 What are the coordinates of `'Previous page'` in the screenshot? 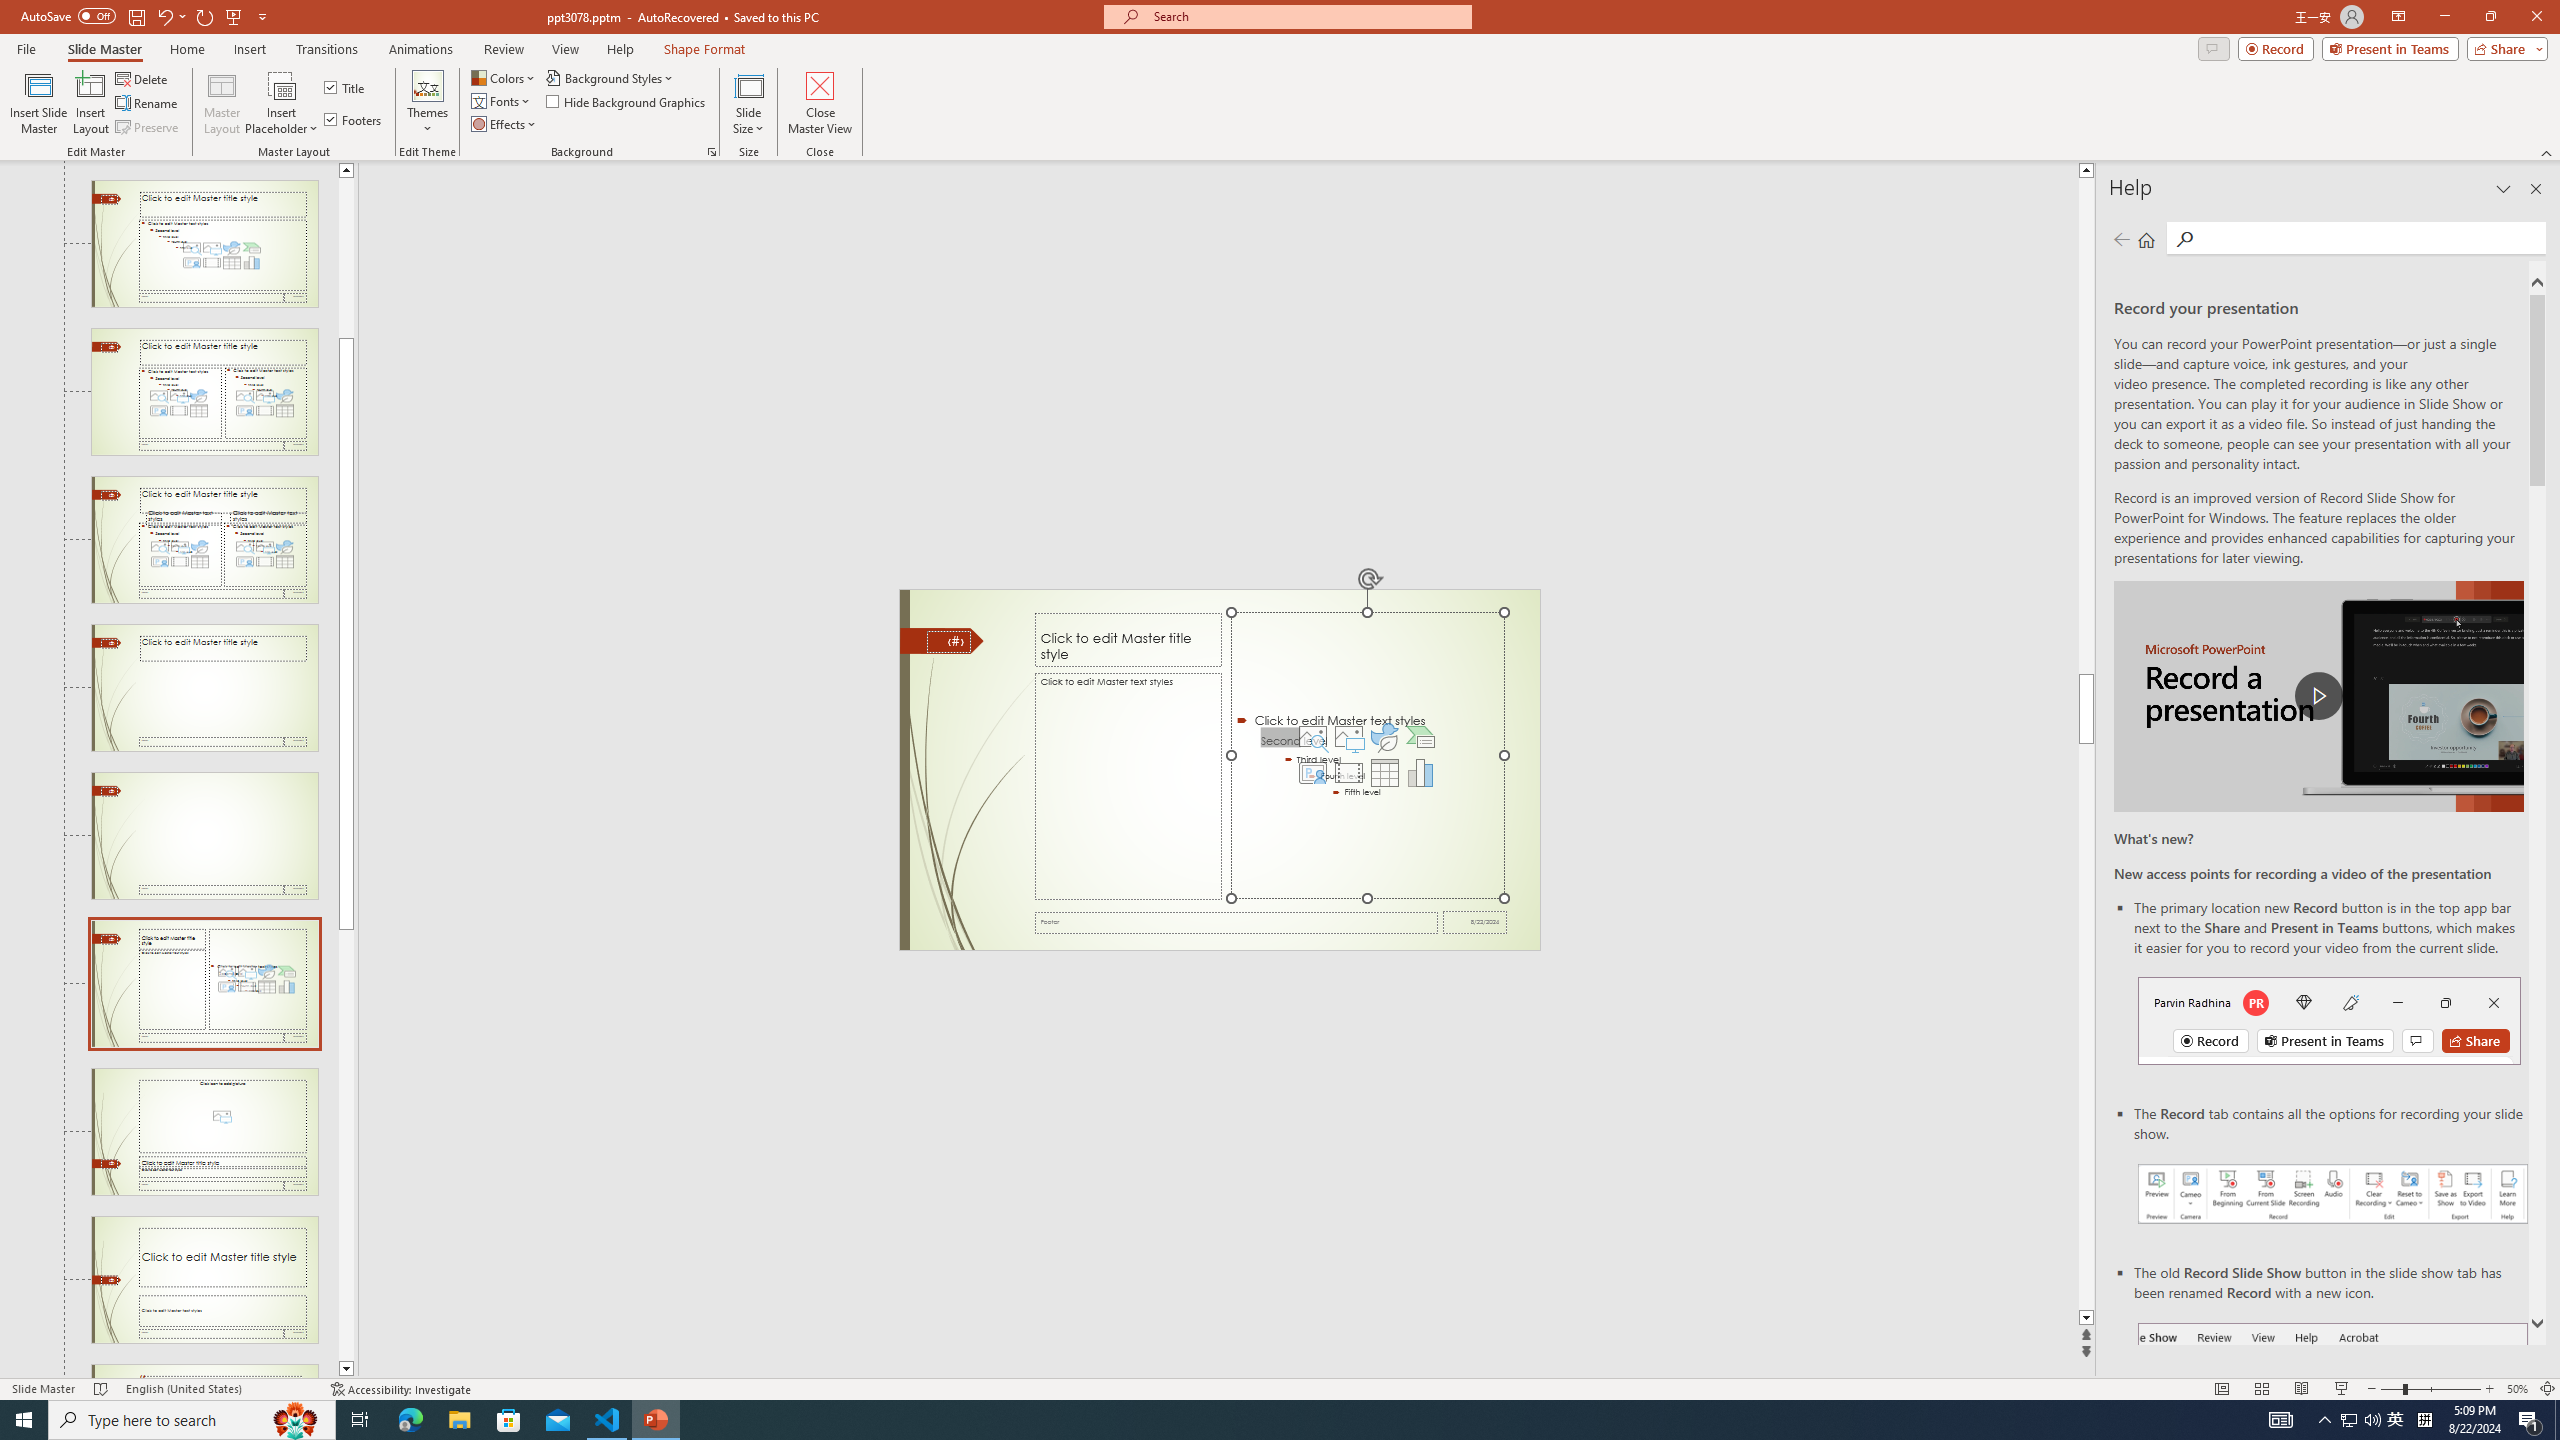 It's located at (2121, 238).